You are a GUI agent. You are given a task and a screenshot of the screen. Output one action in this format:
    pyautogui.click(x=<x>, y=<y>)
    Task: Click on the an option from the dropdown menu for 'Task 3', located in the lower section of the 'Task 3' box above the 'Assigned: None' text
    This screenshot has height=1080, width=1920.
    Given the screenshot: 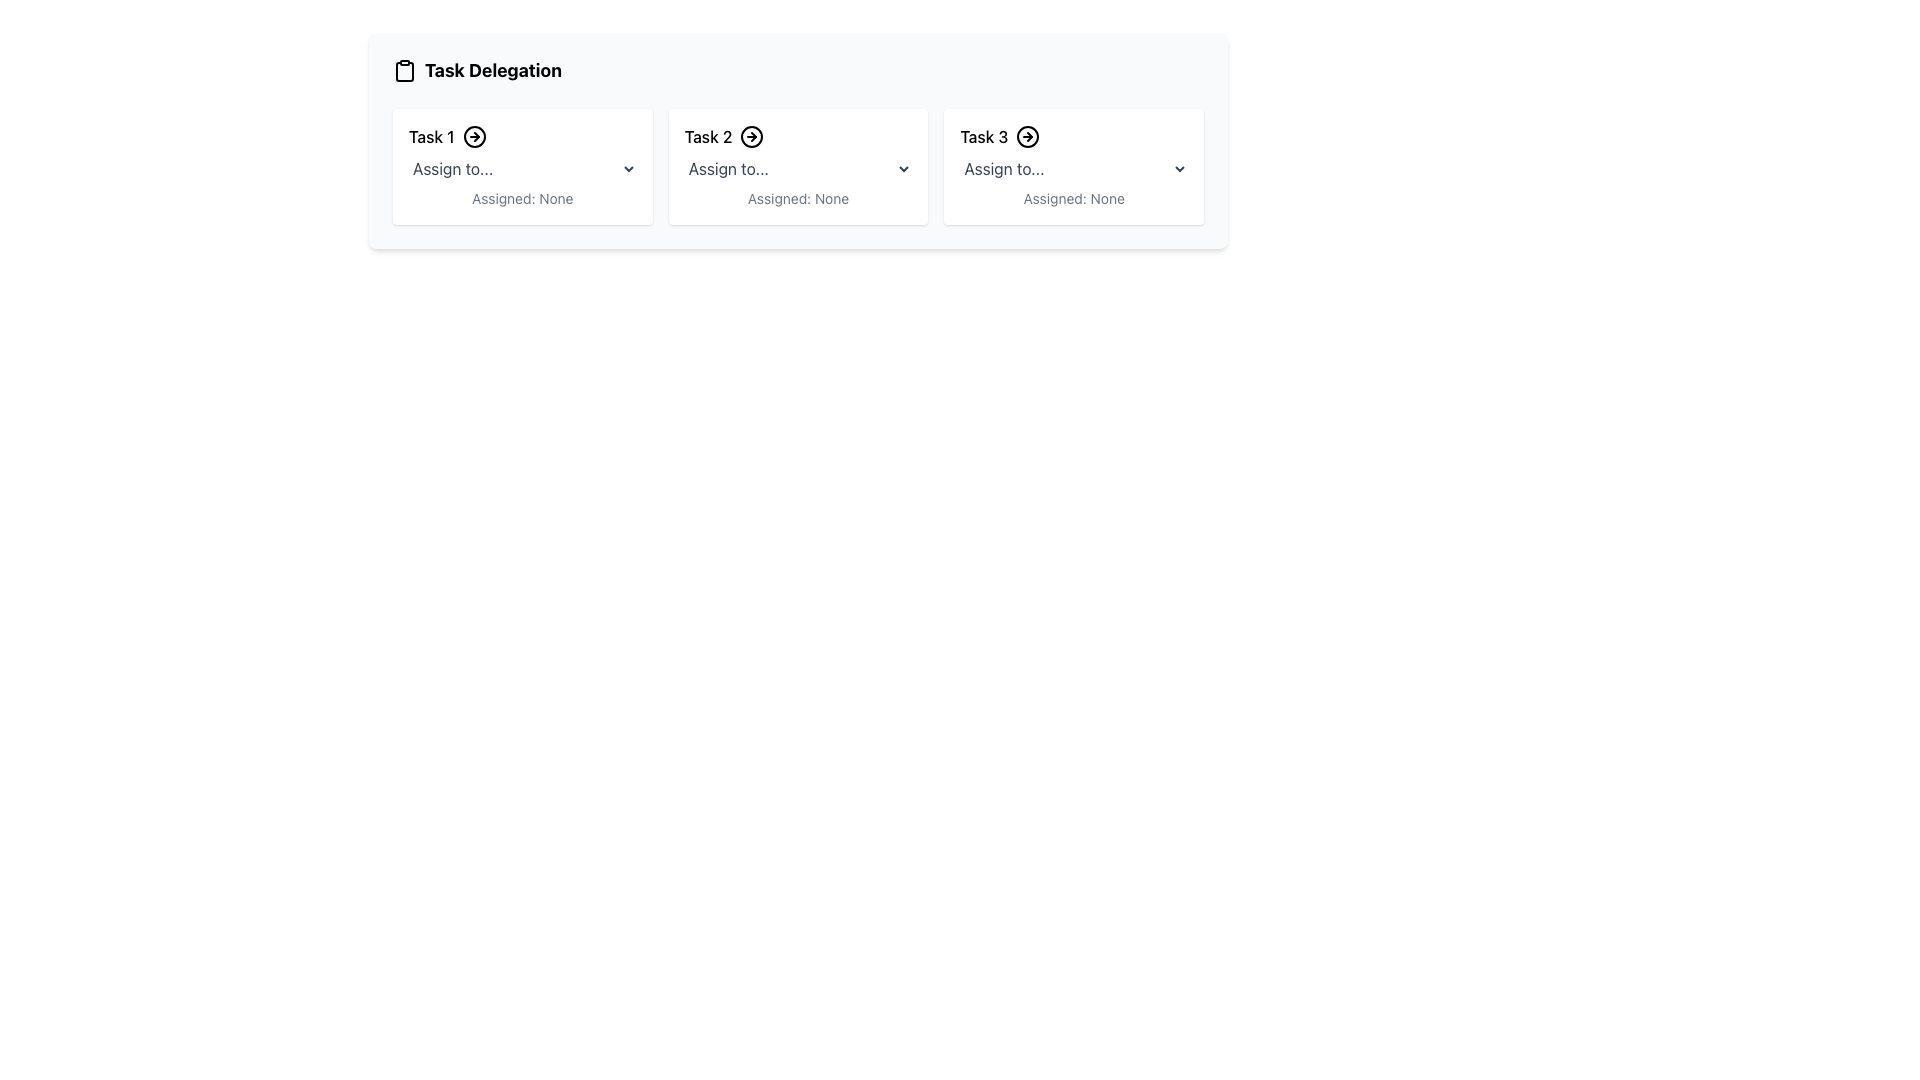 What is the action you would take?
    pyautogui.click(x=1073, y=168)
    